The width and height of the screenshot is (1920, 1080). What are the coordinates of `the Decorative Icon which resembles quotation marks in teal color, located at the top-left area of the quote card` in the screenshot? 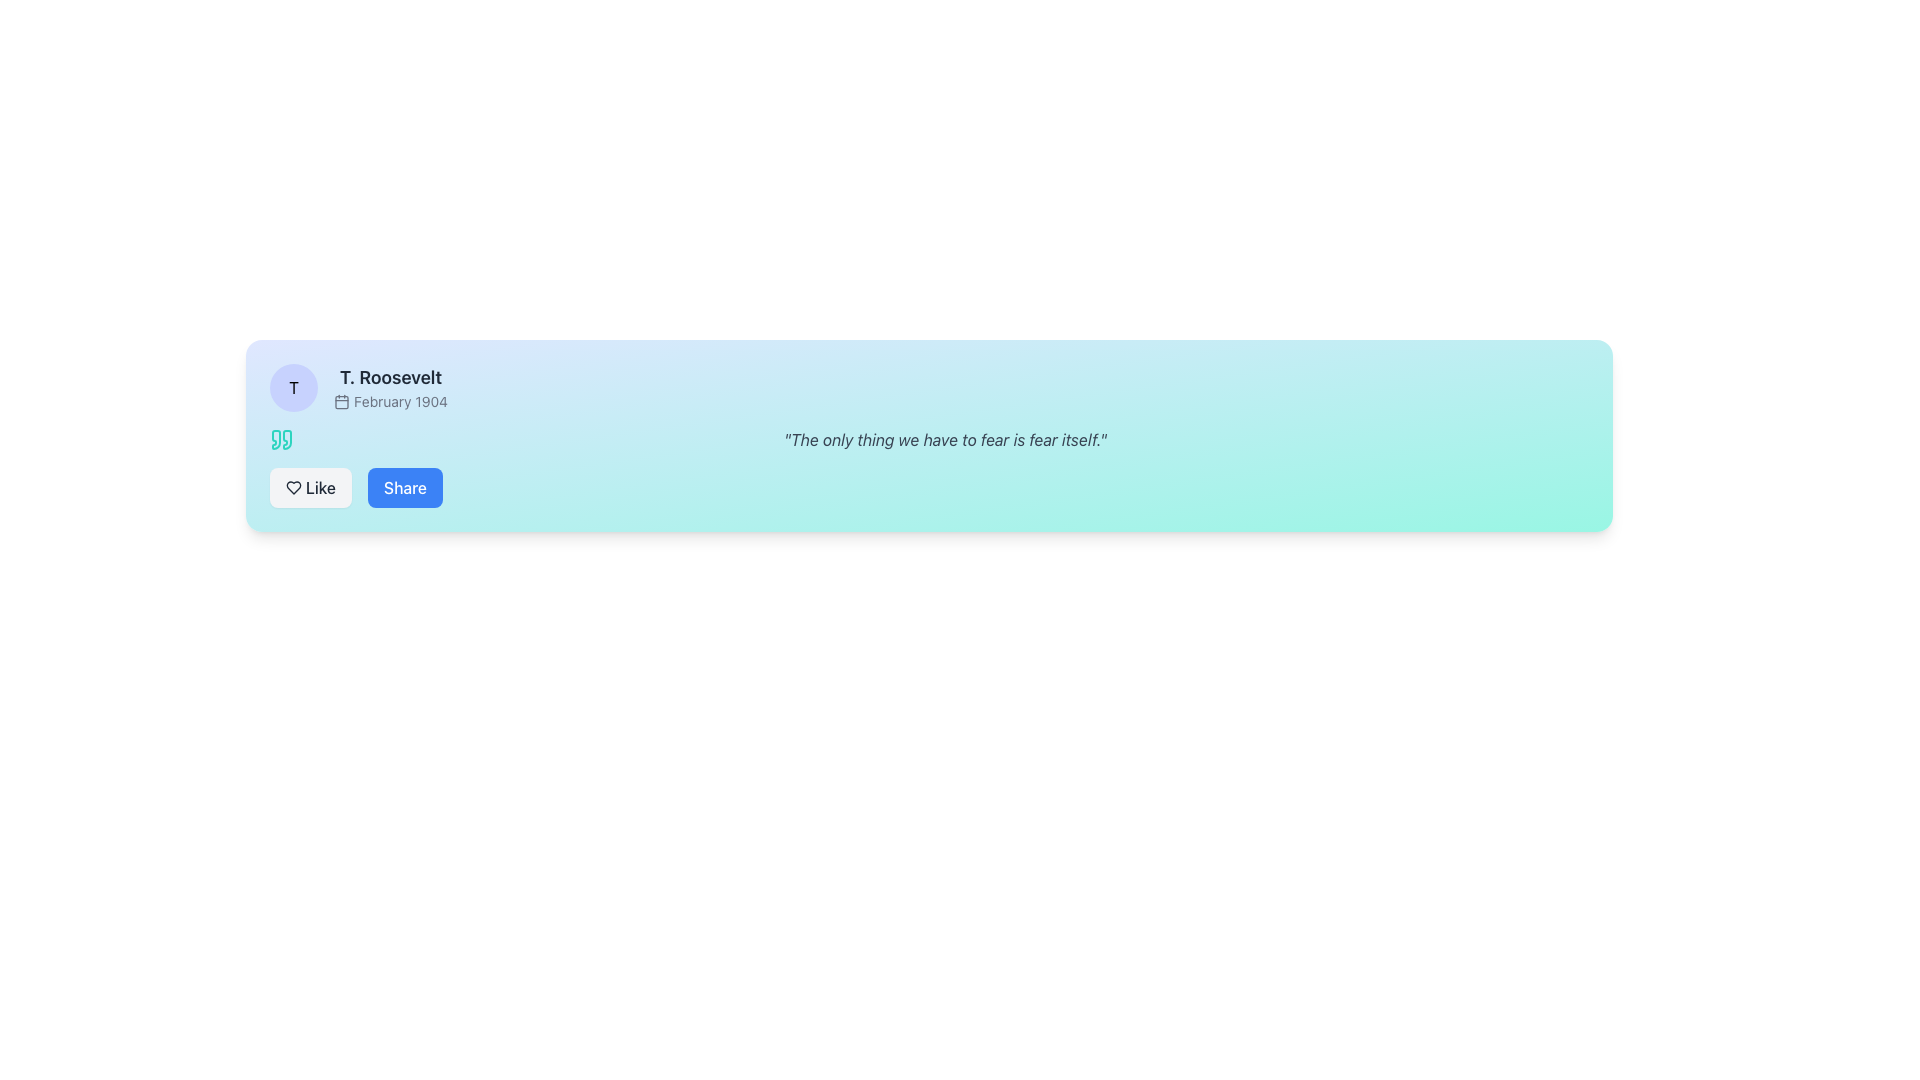 It's located at (281, 438).